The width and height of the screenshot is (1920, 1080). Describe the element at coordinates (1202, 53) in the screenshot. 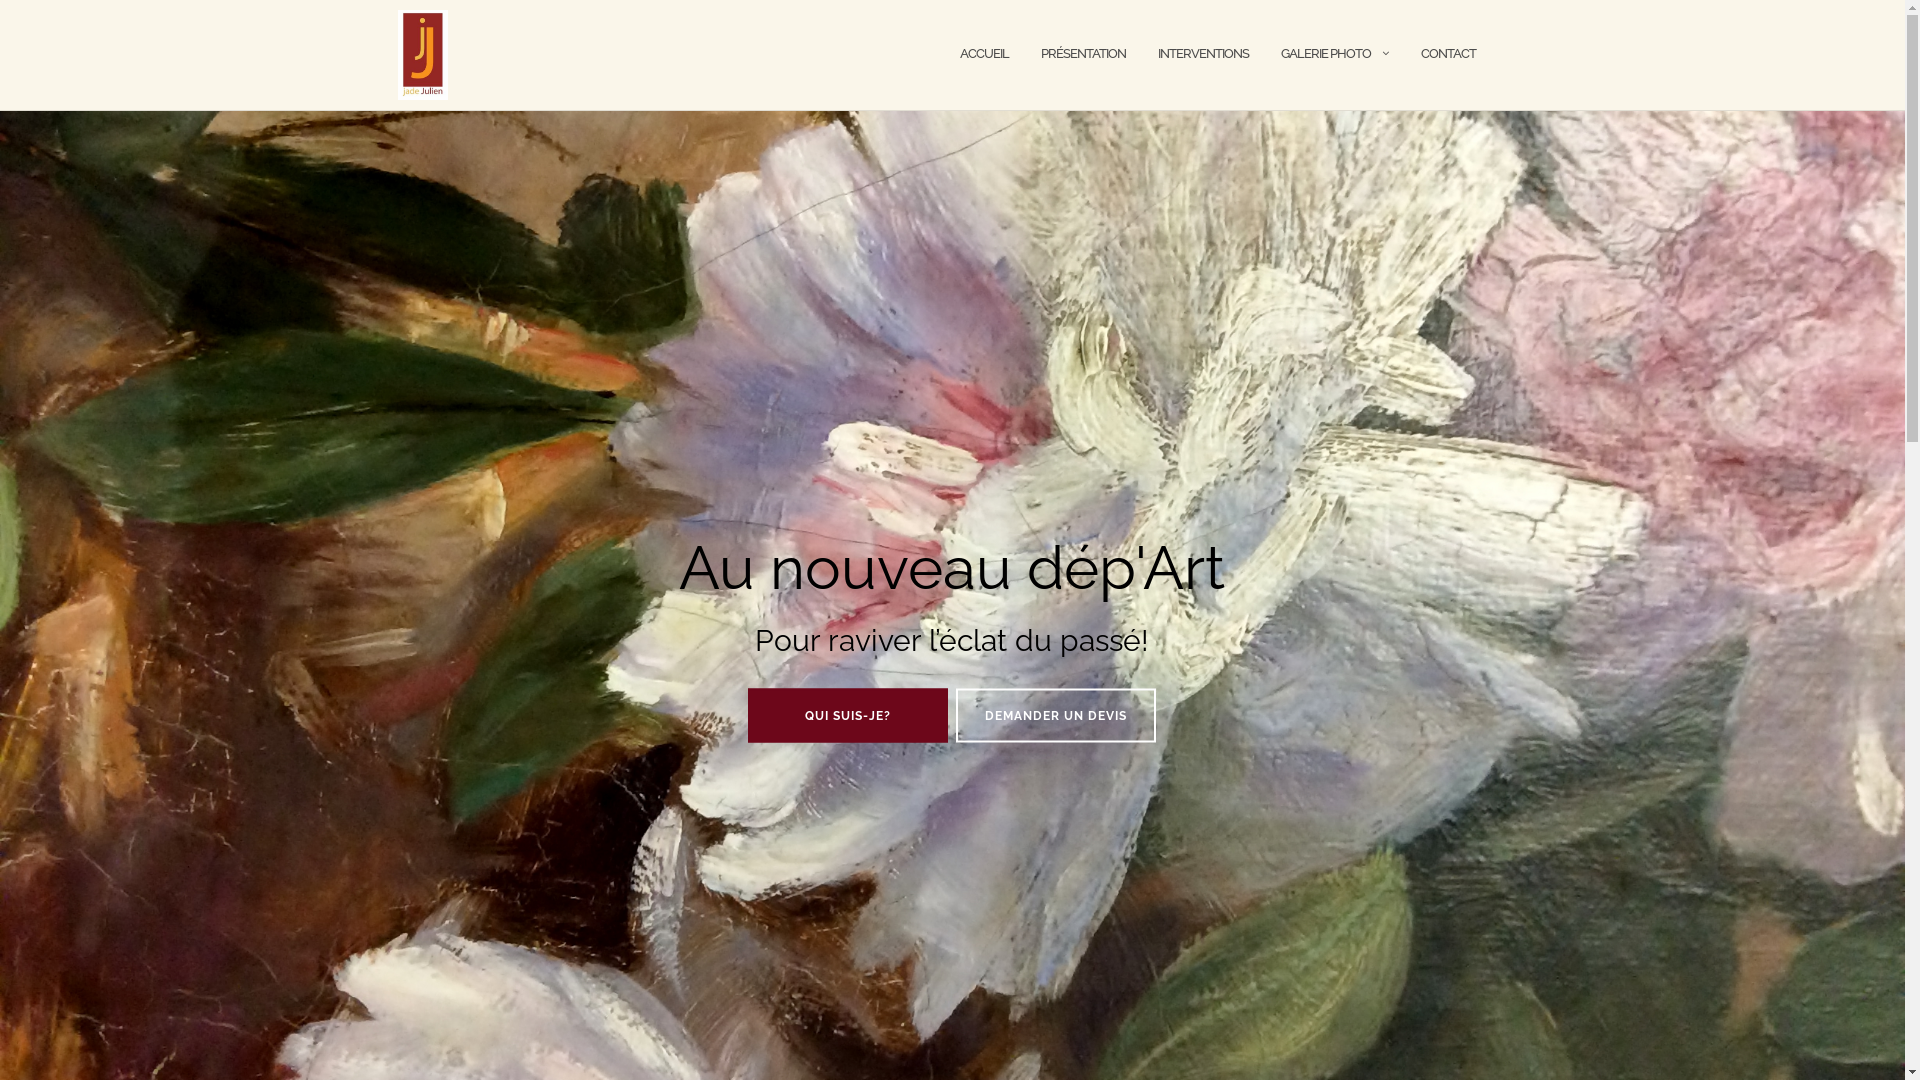

I see `'INTERVENTIONS'` at that location.